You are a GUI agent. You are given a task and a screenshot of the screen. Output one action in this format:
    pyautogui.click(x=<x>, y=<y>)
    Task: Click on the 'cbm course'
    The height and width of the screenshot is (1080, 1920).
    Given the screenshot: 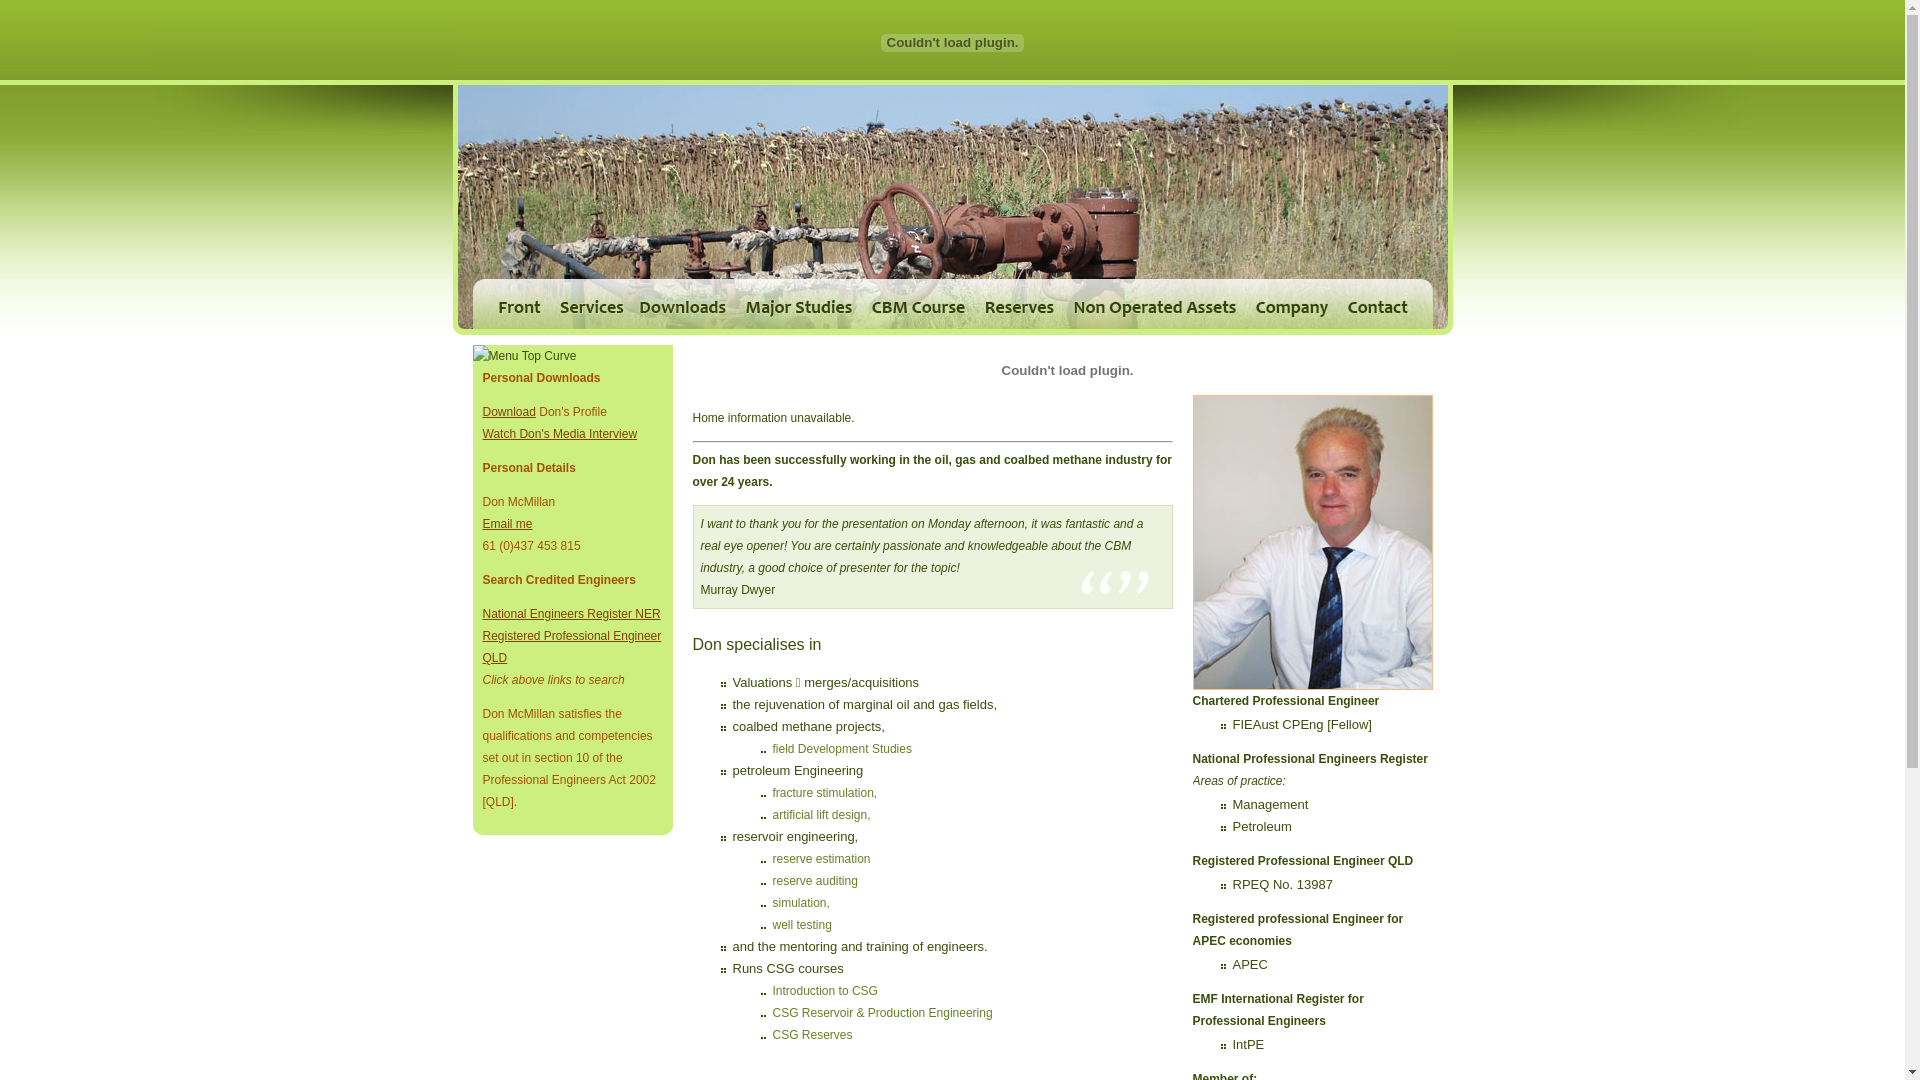 What is the action you would take?
    pyautogui.click(x=917, y=304)
    